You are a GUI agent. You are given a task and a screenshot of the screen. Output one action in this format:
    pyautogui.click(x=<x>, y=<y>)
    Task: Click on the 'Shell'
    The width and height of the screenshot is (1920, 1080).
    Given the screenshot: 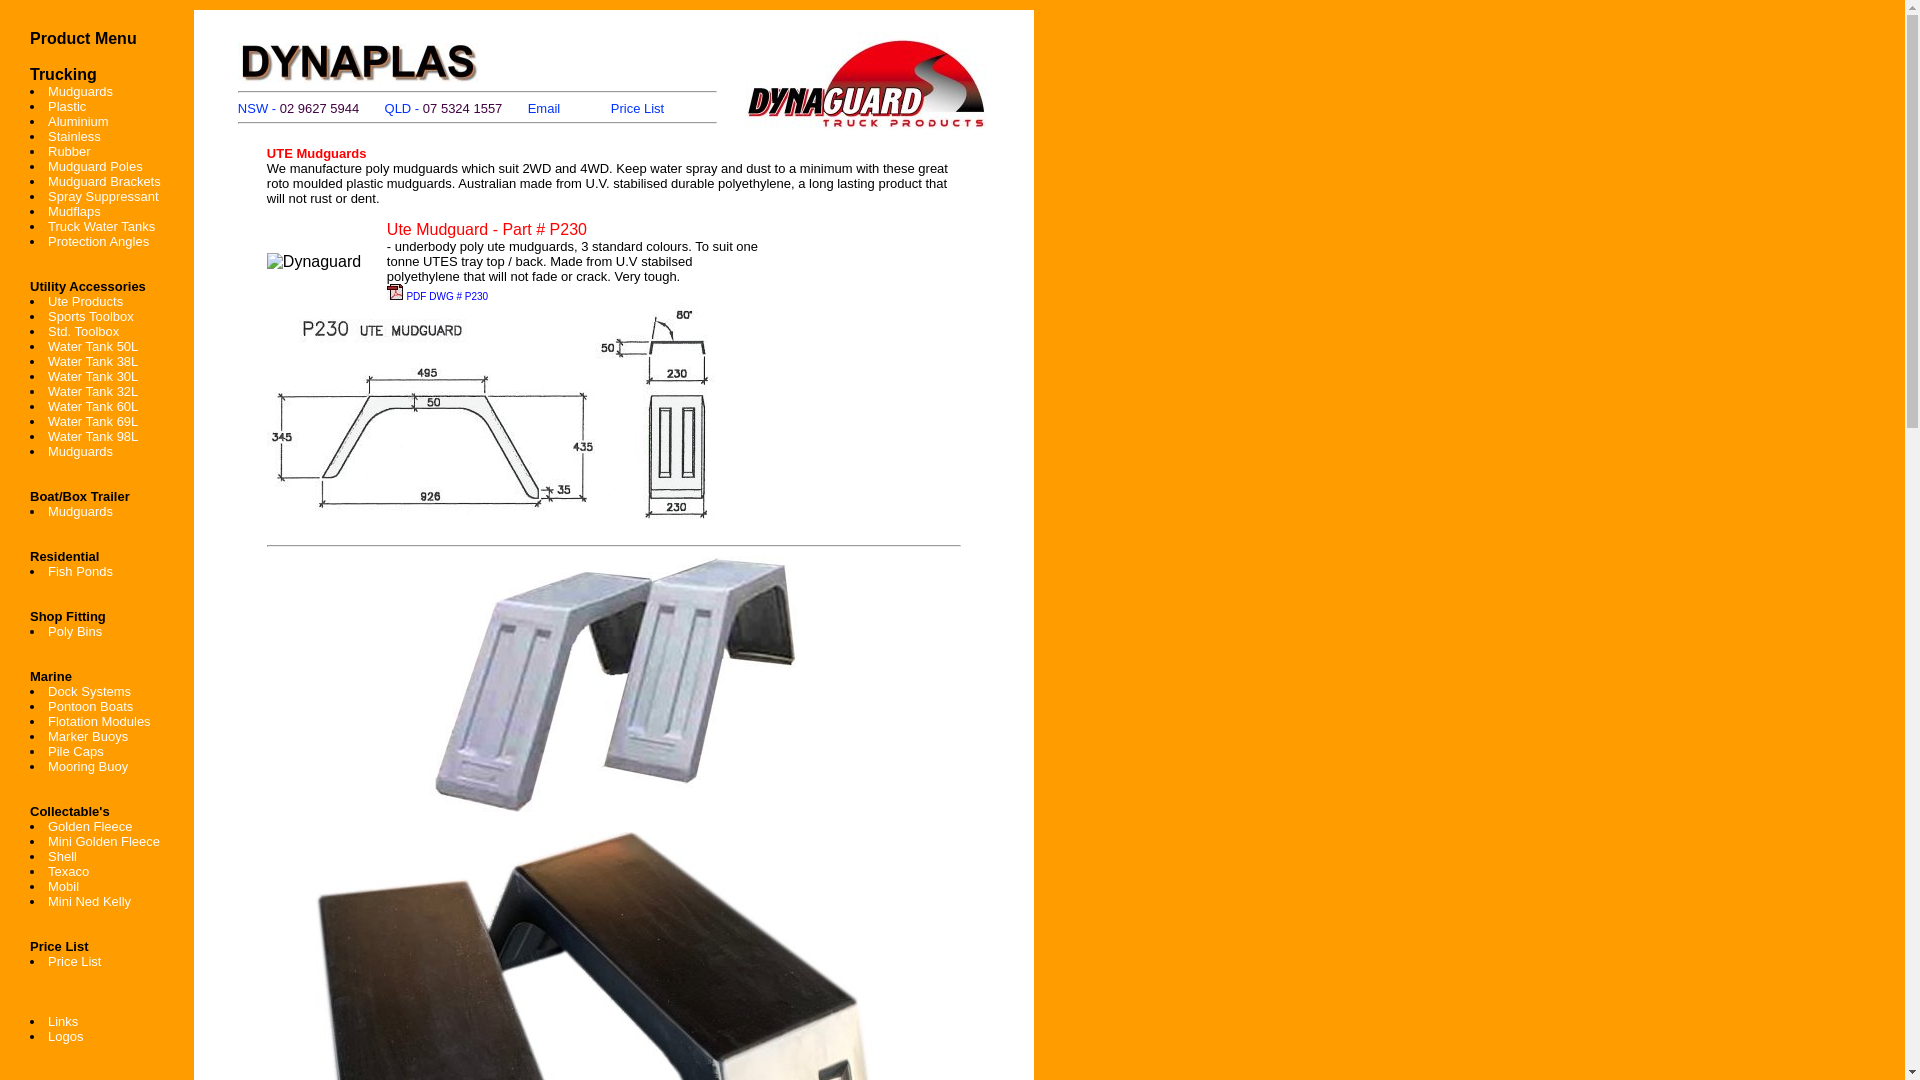 What is the action you would take?
    pyautogui.click(x=62, y=855)
    